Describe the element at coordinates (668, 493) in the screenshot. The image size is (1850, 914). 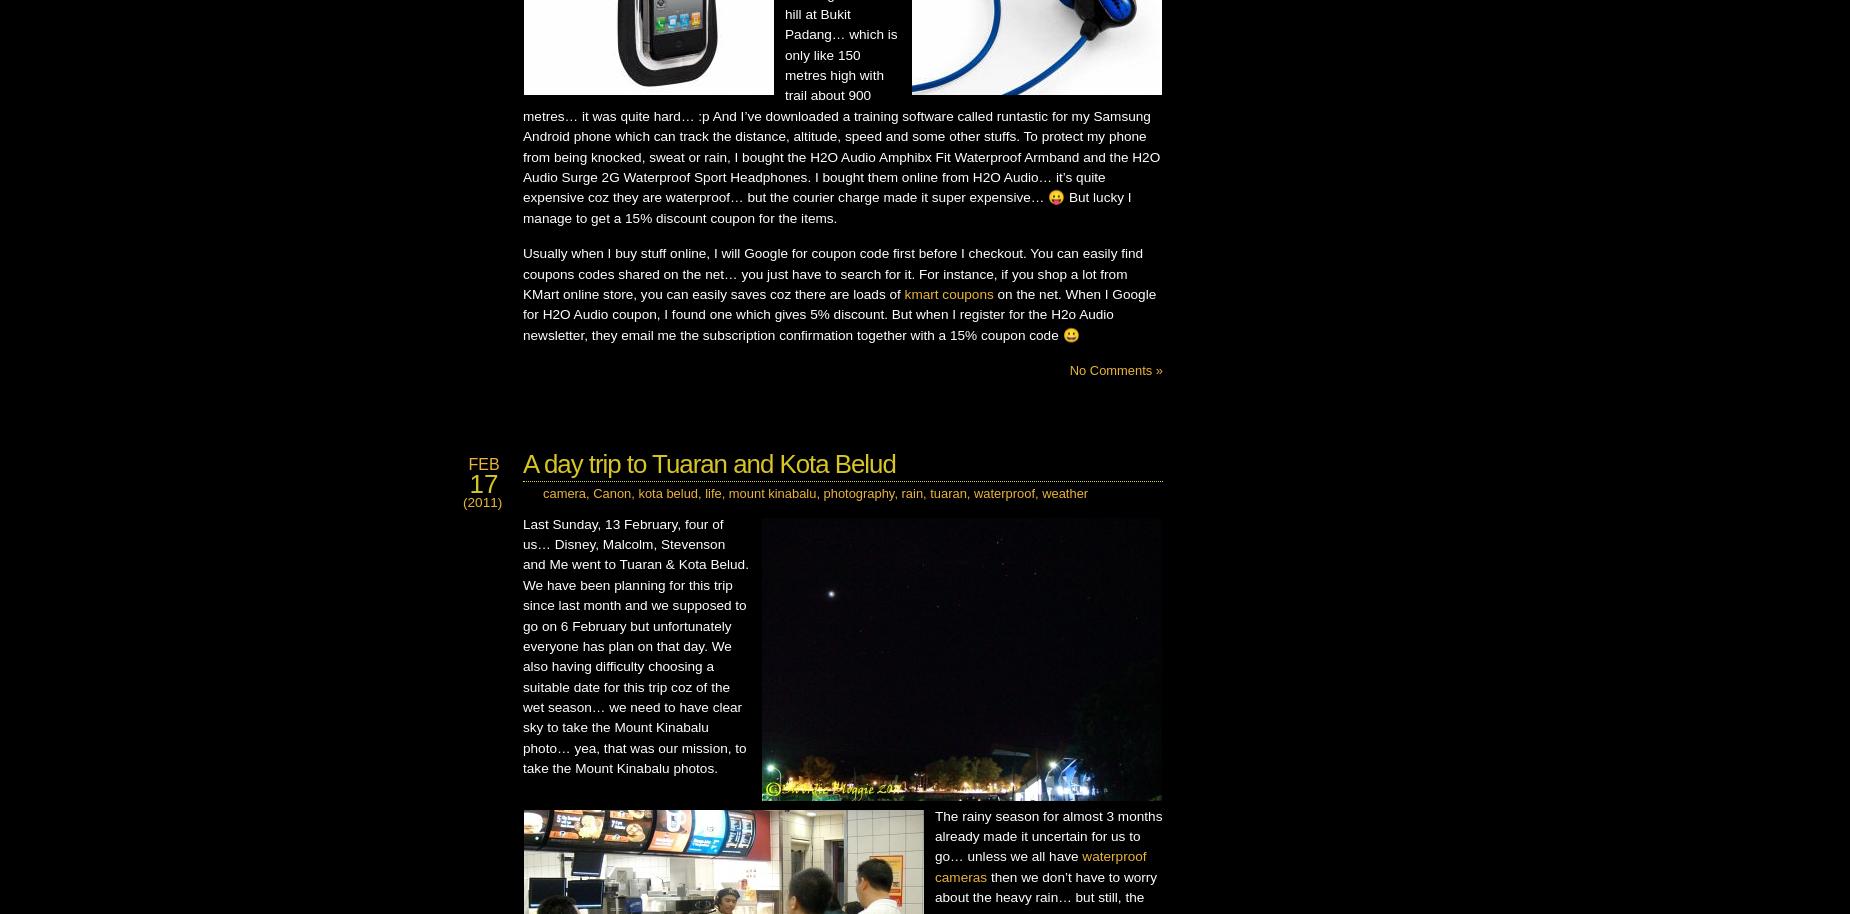
I see `'kota belud'` at that location.